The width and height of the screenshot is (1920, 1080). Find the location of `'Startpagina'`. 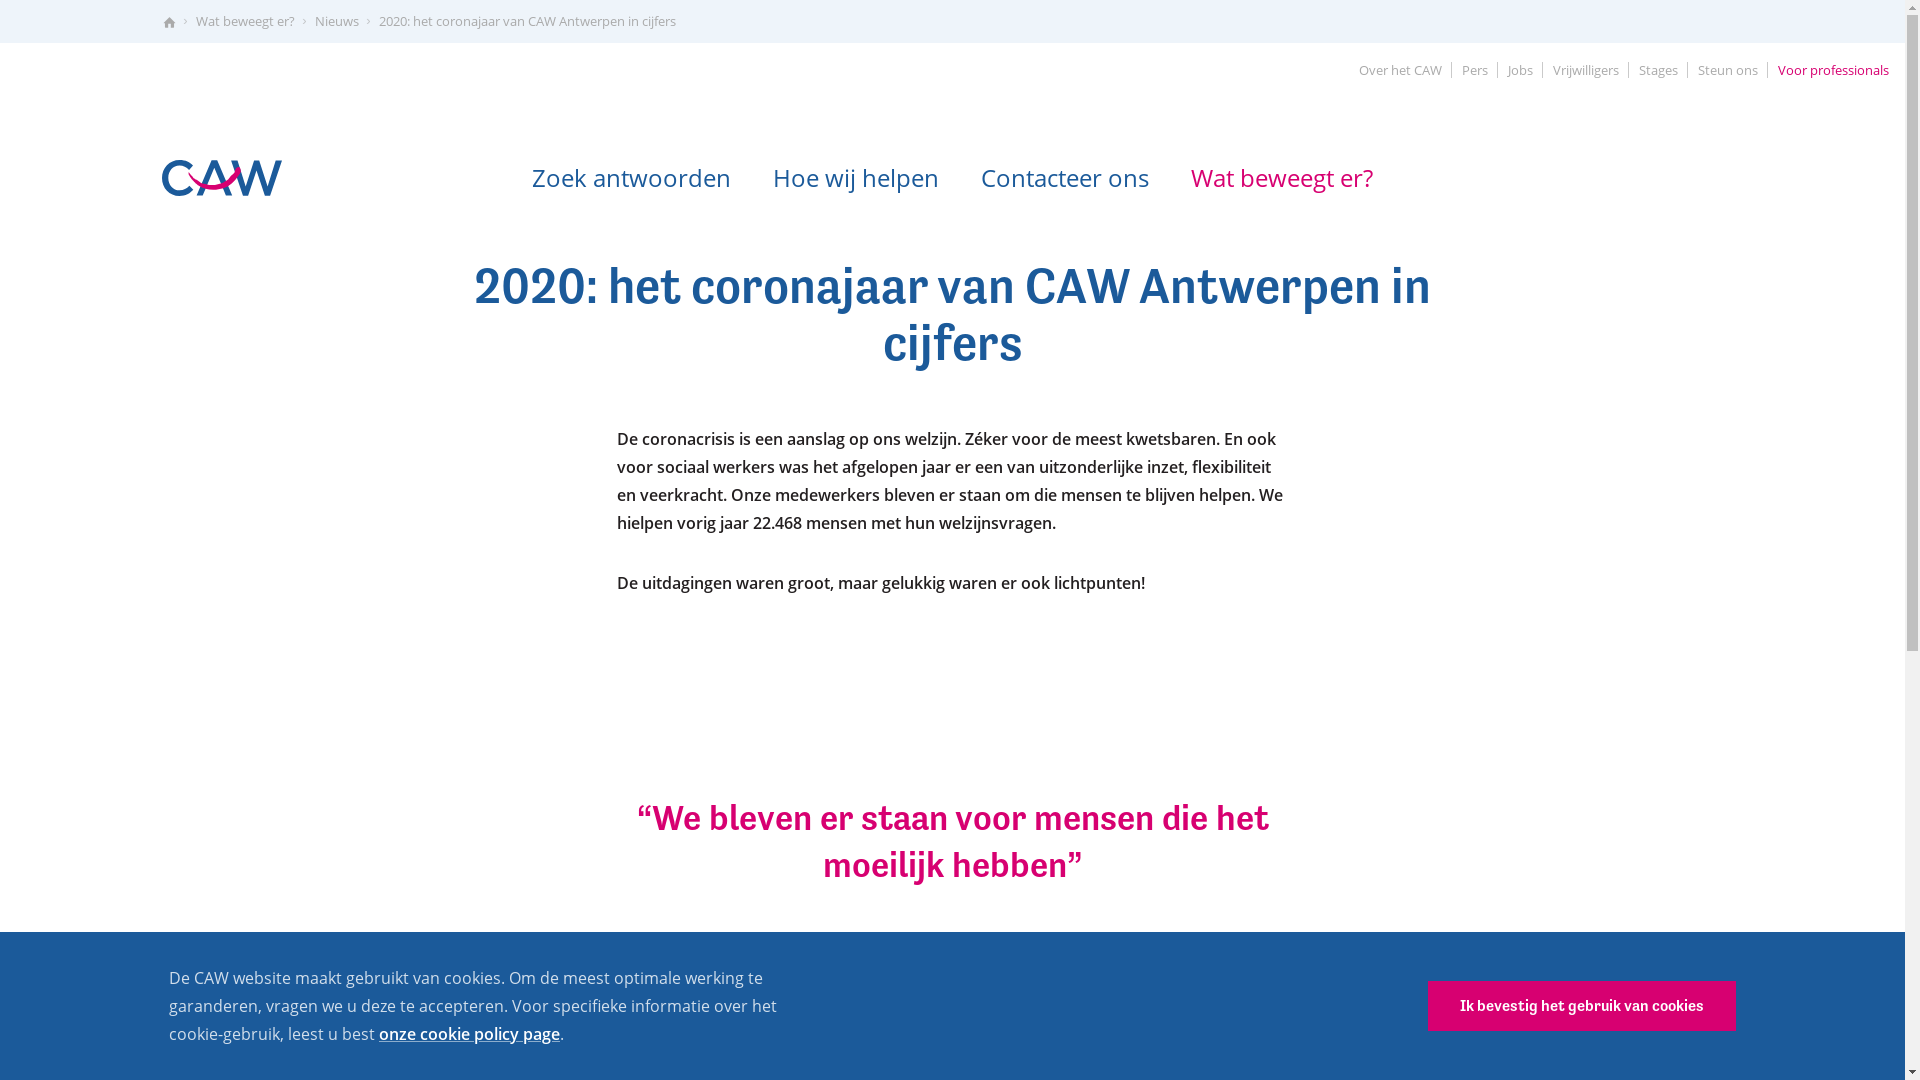

'Startpagina' is located at coordinates (168, 21).